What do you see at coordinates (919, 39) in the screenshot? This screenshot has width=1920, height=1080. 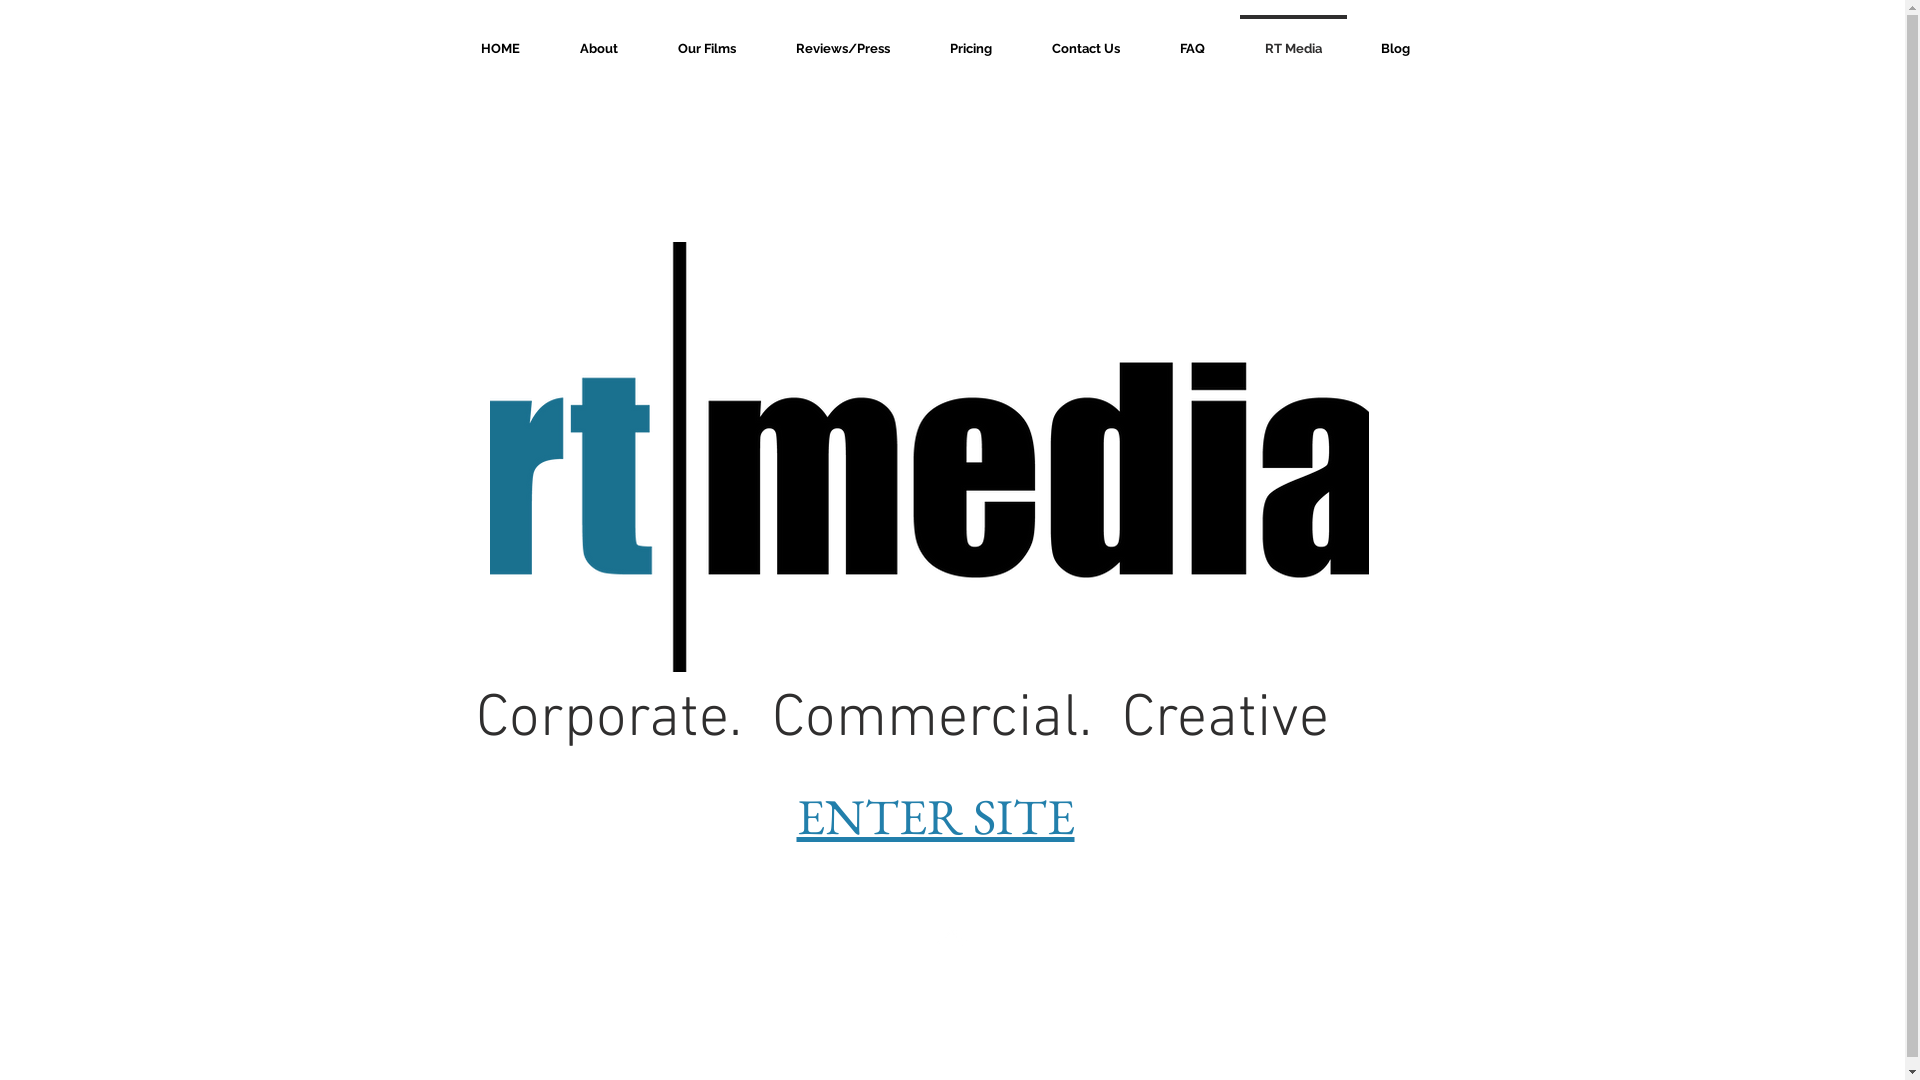 I see `'Pricing'` at bounding box center [919, 39].